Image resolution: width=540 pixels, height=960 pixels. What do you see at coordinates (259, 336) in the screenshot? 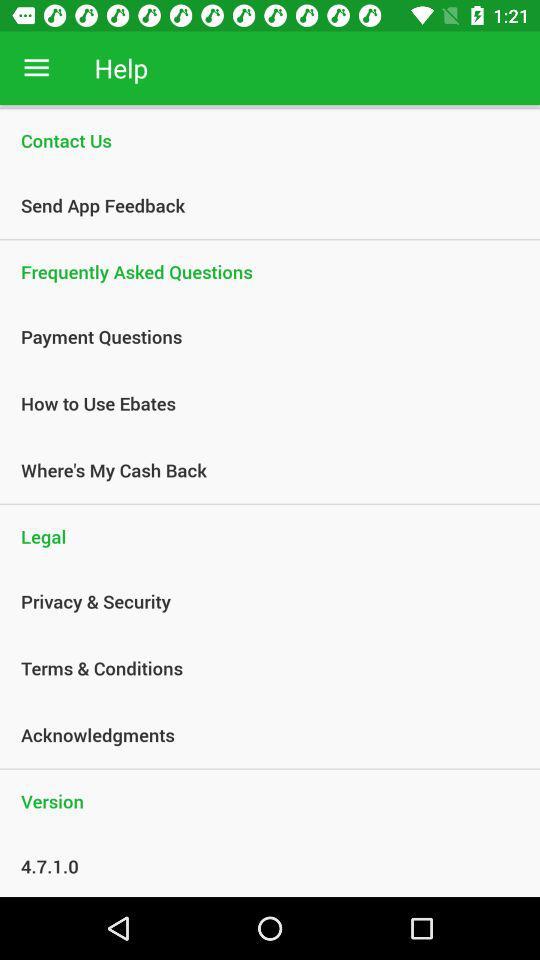
I see `the icon above the how to use` at bounding box center [259, 336].